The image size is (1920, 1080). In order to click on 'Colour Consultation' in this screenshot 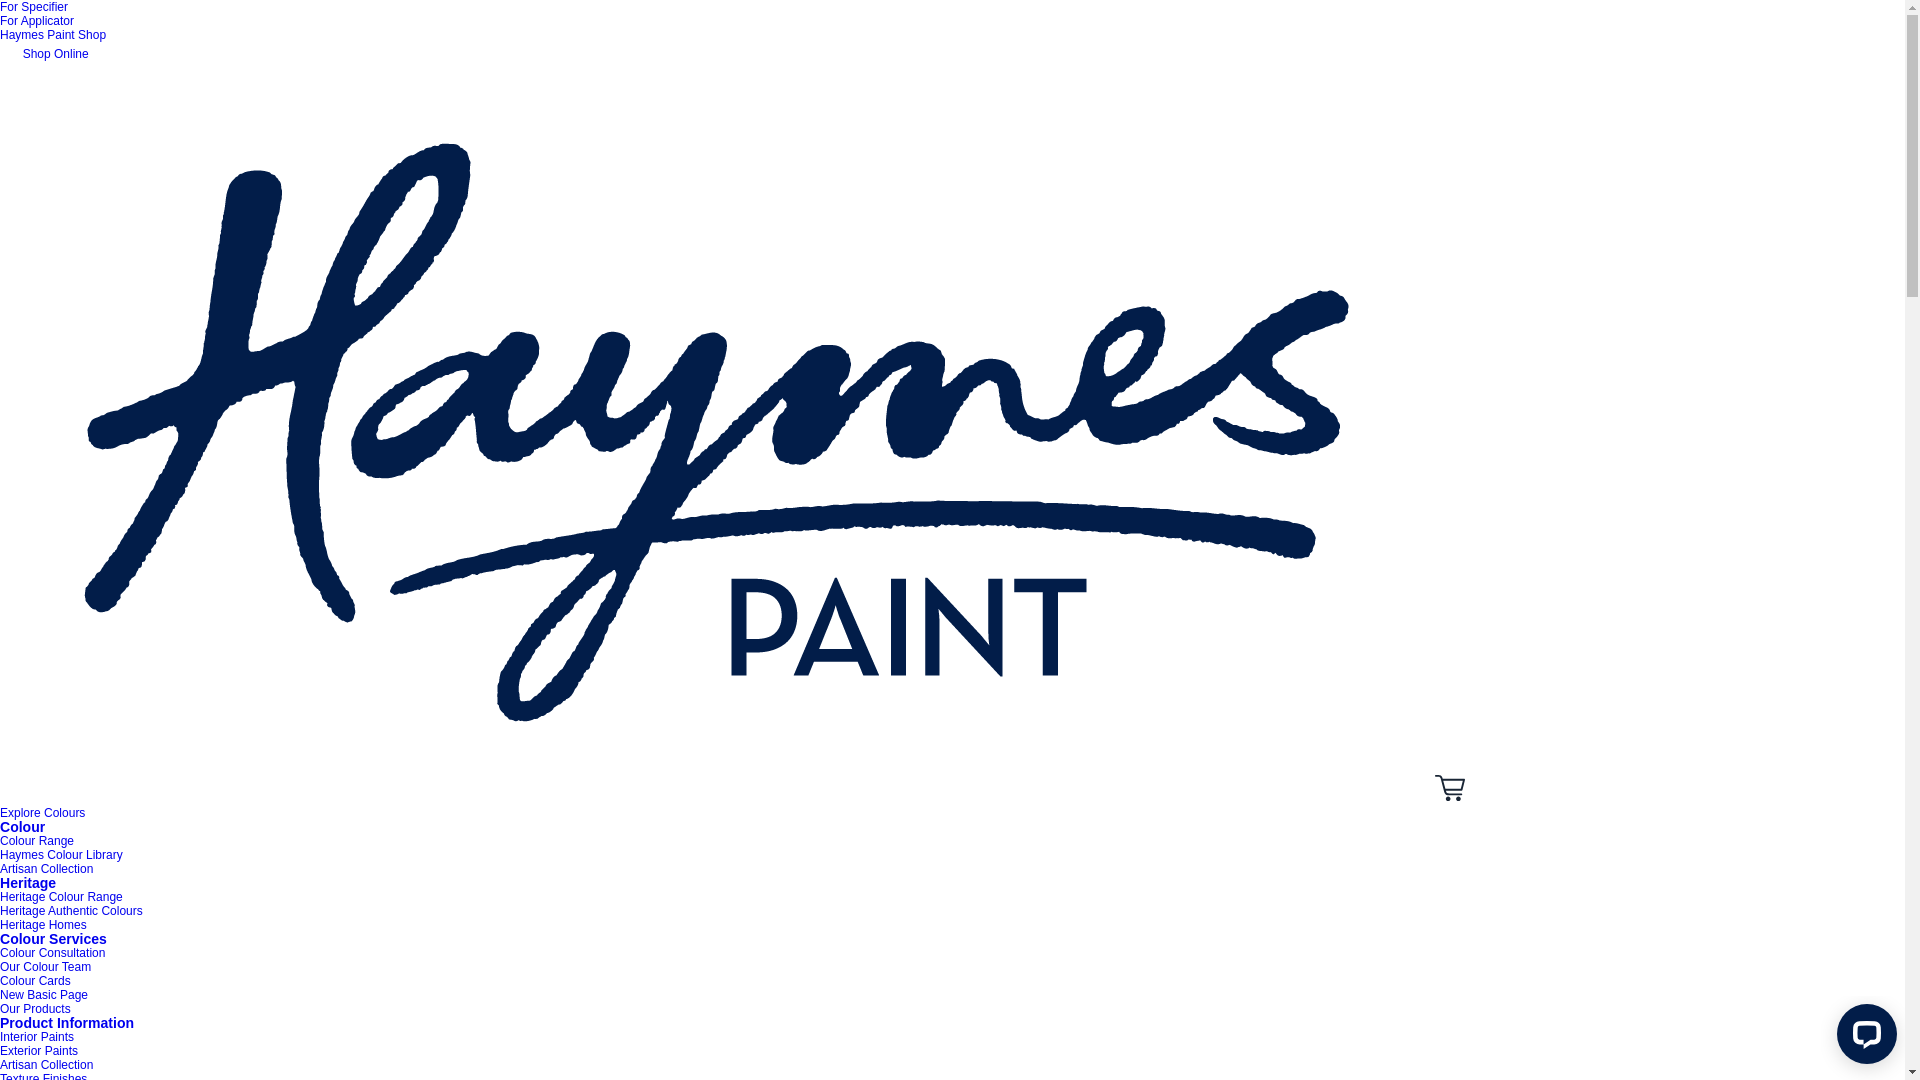, I will do `click(52, 951)`.